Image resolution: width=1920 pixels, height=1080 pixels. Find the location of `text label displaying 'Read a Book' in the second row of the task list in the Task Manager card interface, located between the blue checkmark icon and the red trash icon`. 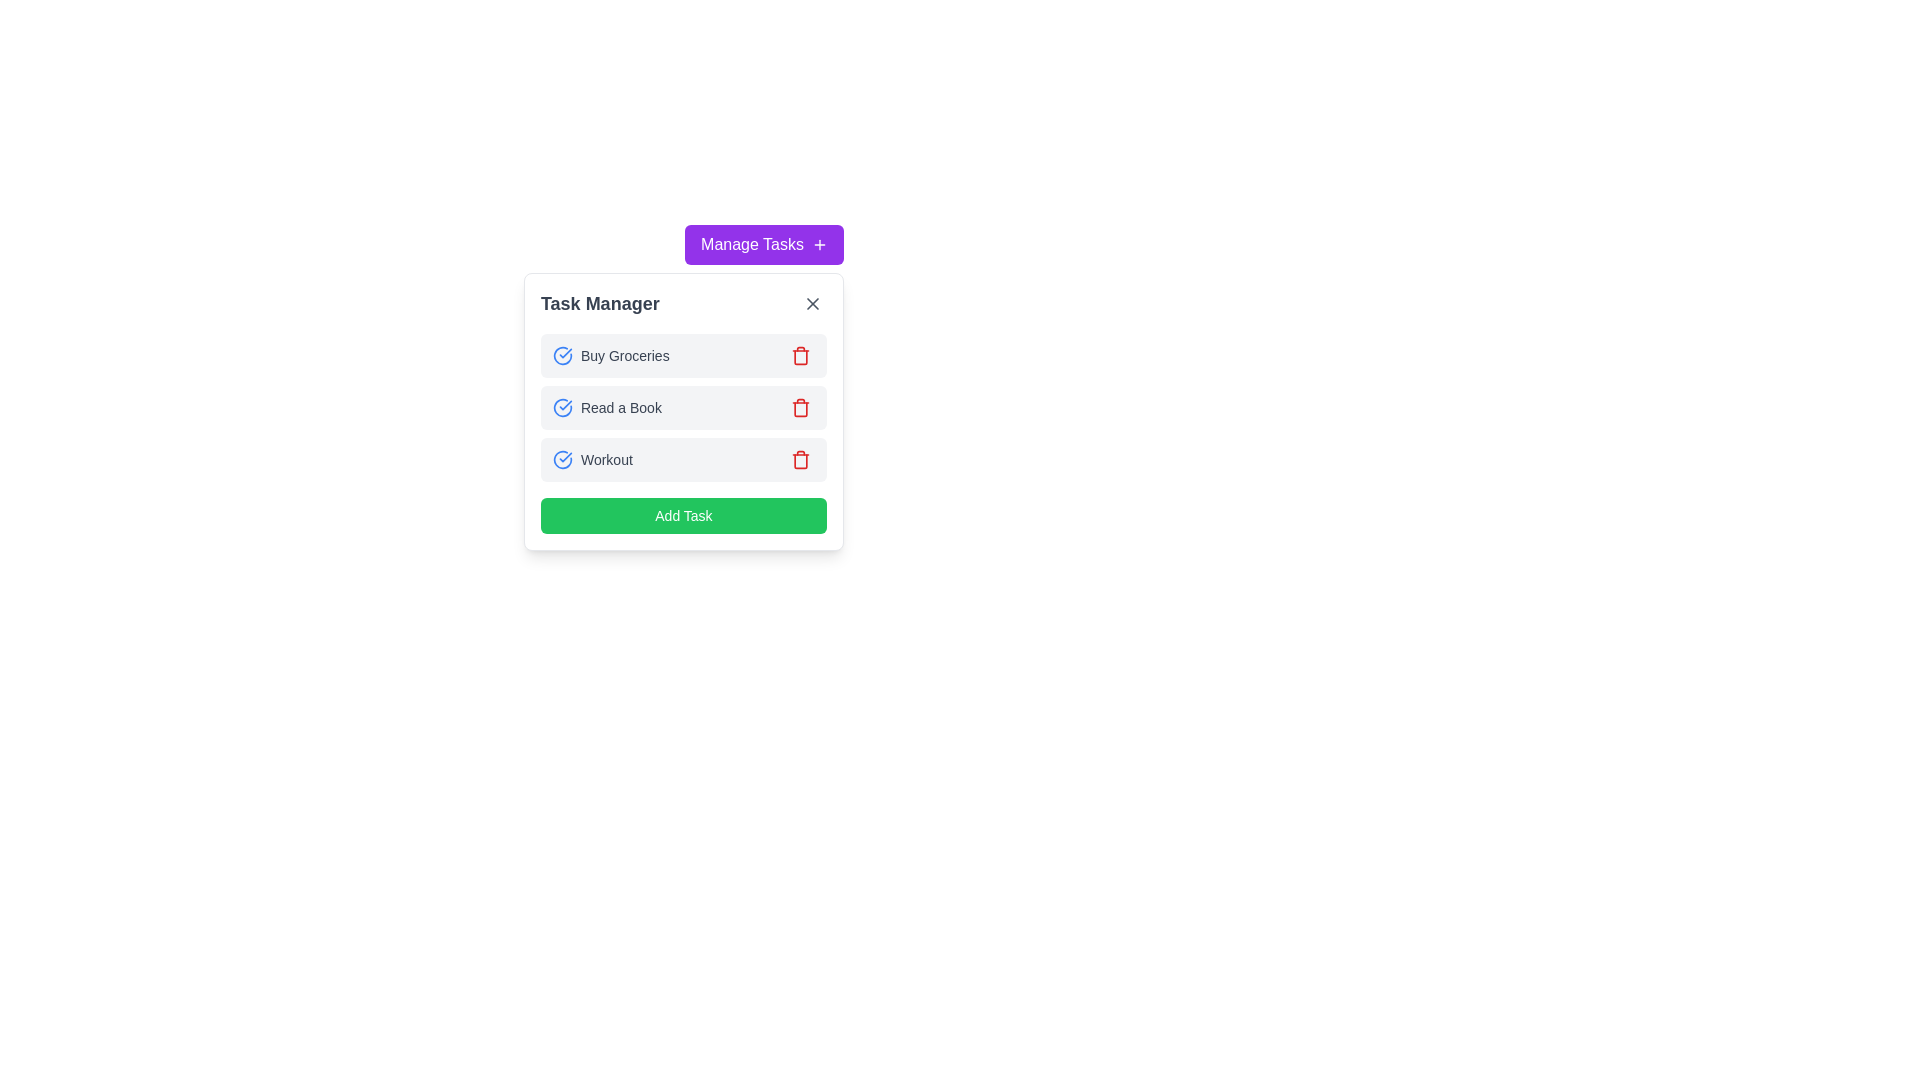

text label displaying 'Read a Book' in the second row of the task list in the Task Manager card interface, located between the blue checkmark icon and the red trash icon is located at coordinates (620, 407).